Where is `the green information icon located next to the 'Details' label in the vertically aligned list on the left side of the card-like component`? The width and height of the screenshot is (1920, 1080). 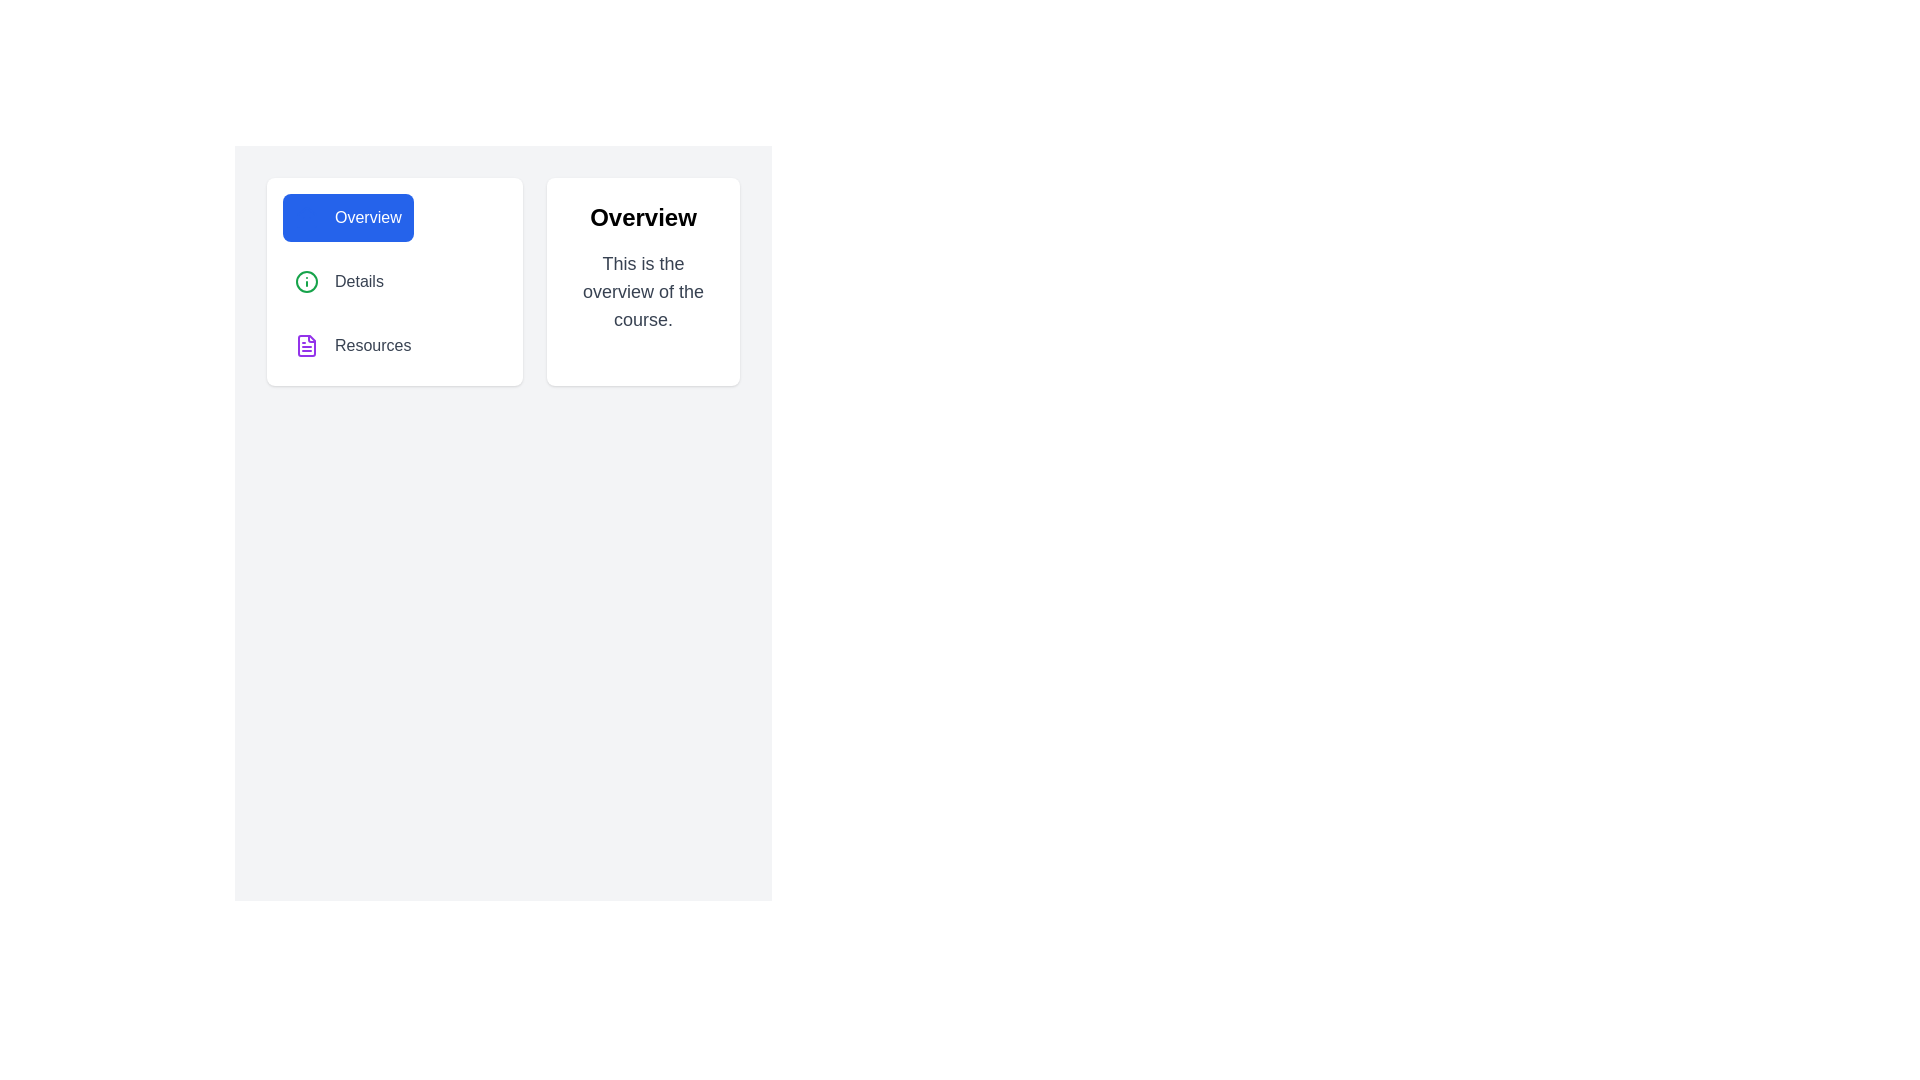
the green information icon located next to the 'Details' label in the vertically aligned list on the left side of the card-like component is located at coordinates (306, 281).